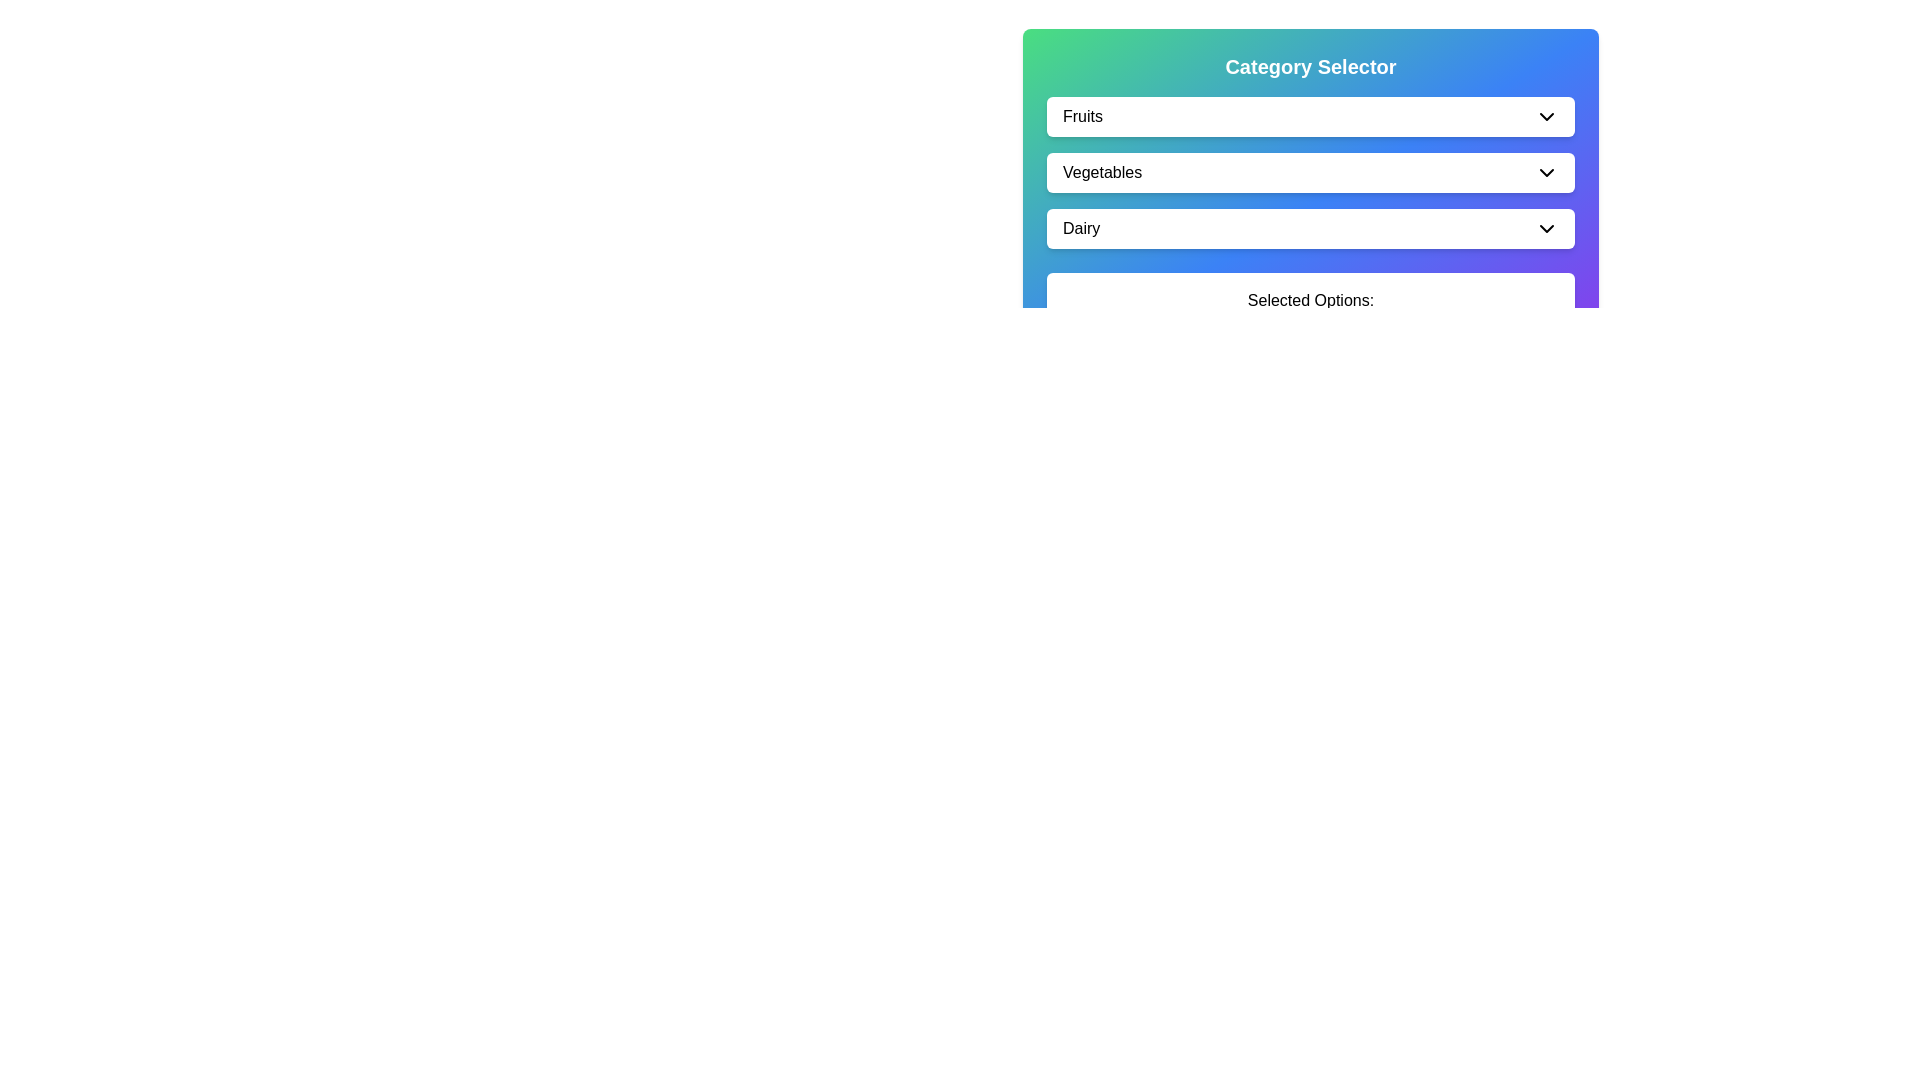 The height and width of the screenshot is (1080, 1920). I want to click on the dropdown indicator icon located on the right side of the 'Fruits' list item to receive tooltips, so click(1545, 116).